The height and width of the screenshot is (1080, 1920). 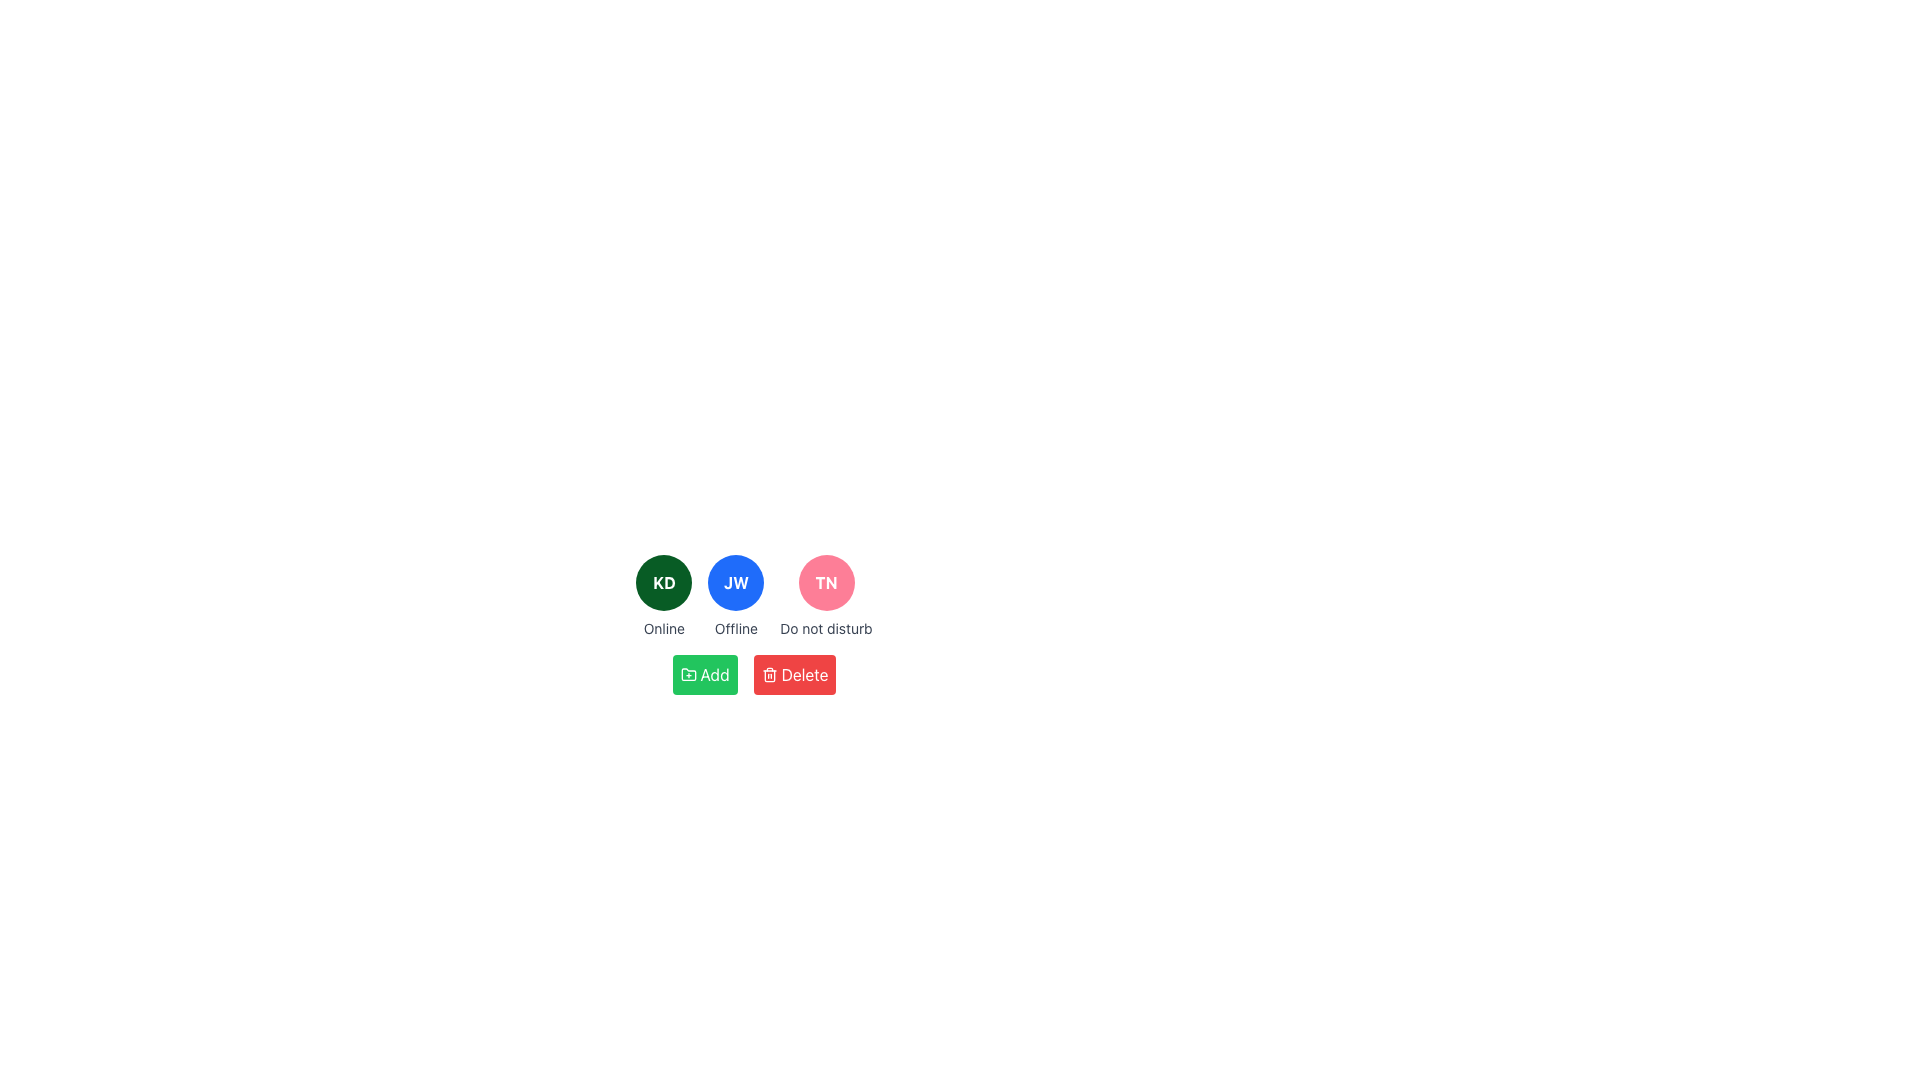 What do you see at coordinates (753, 596) in the screenshot?
I see `the status representation of the group of icons and text labels located in the middle set of icons at the top of the grouped section, which indicates different states such as 'Online', 'Offline', and 'Do not disturb'` at bounding box center [753, 596].